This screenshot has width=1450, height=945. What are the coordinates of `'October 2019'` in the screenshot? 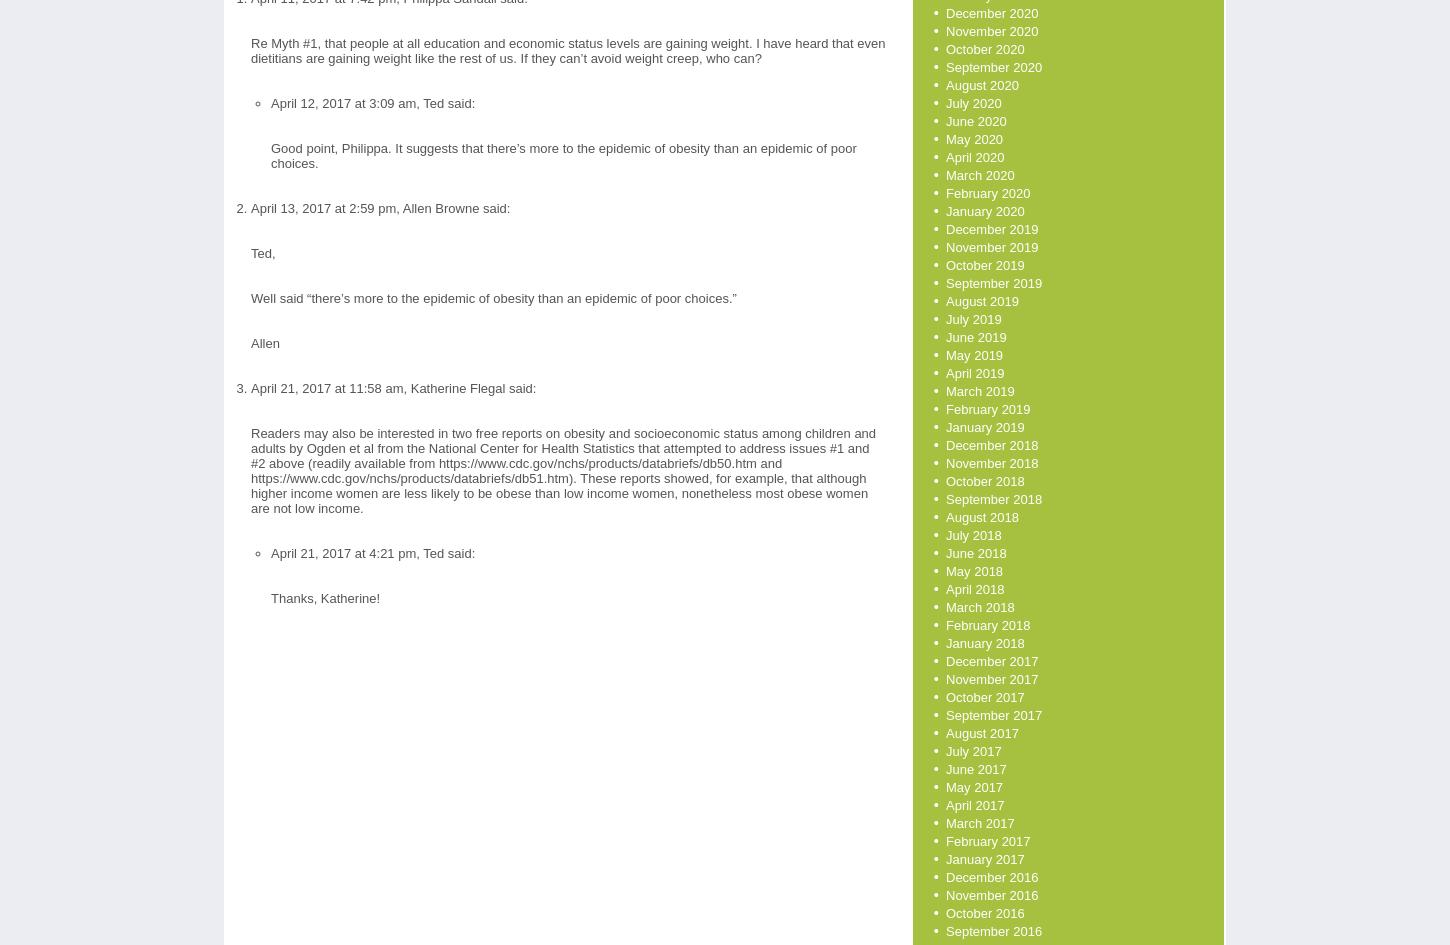 It's located at (984, 264).